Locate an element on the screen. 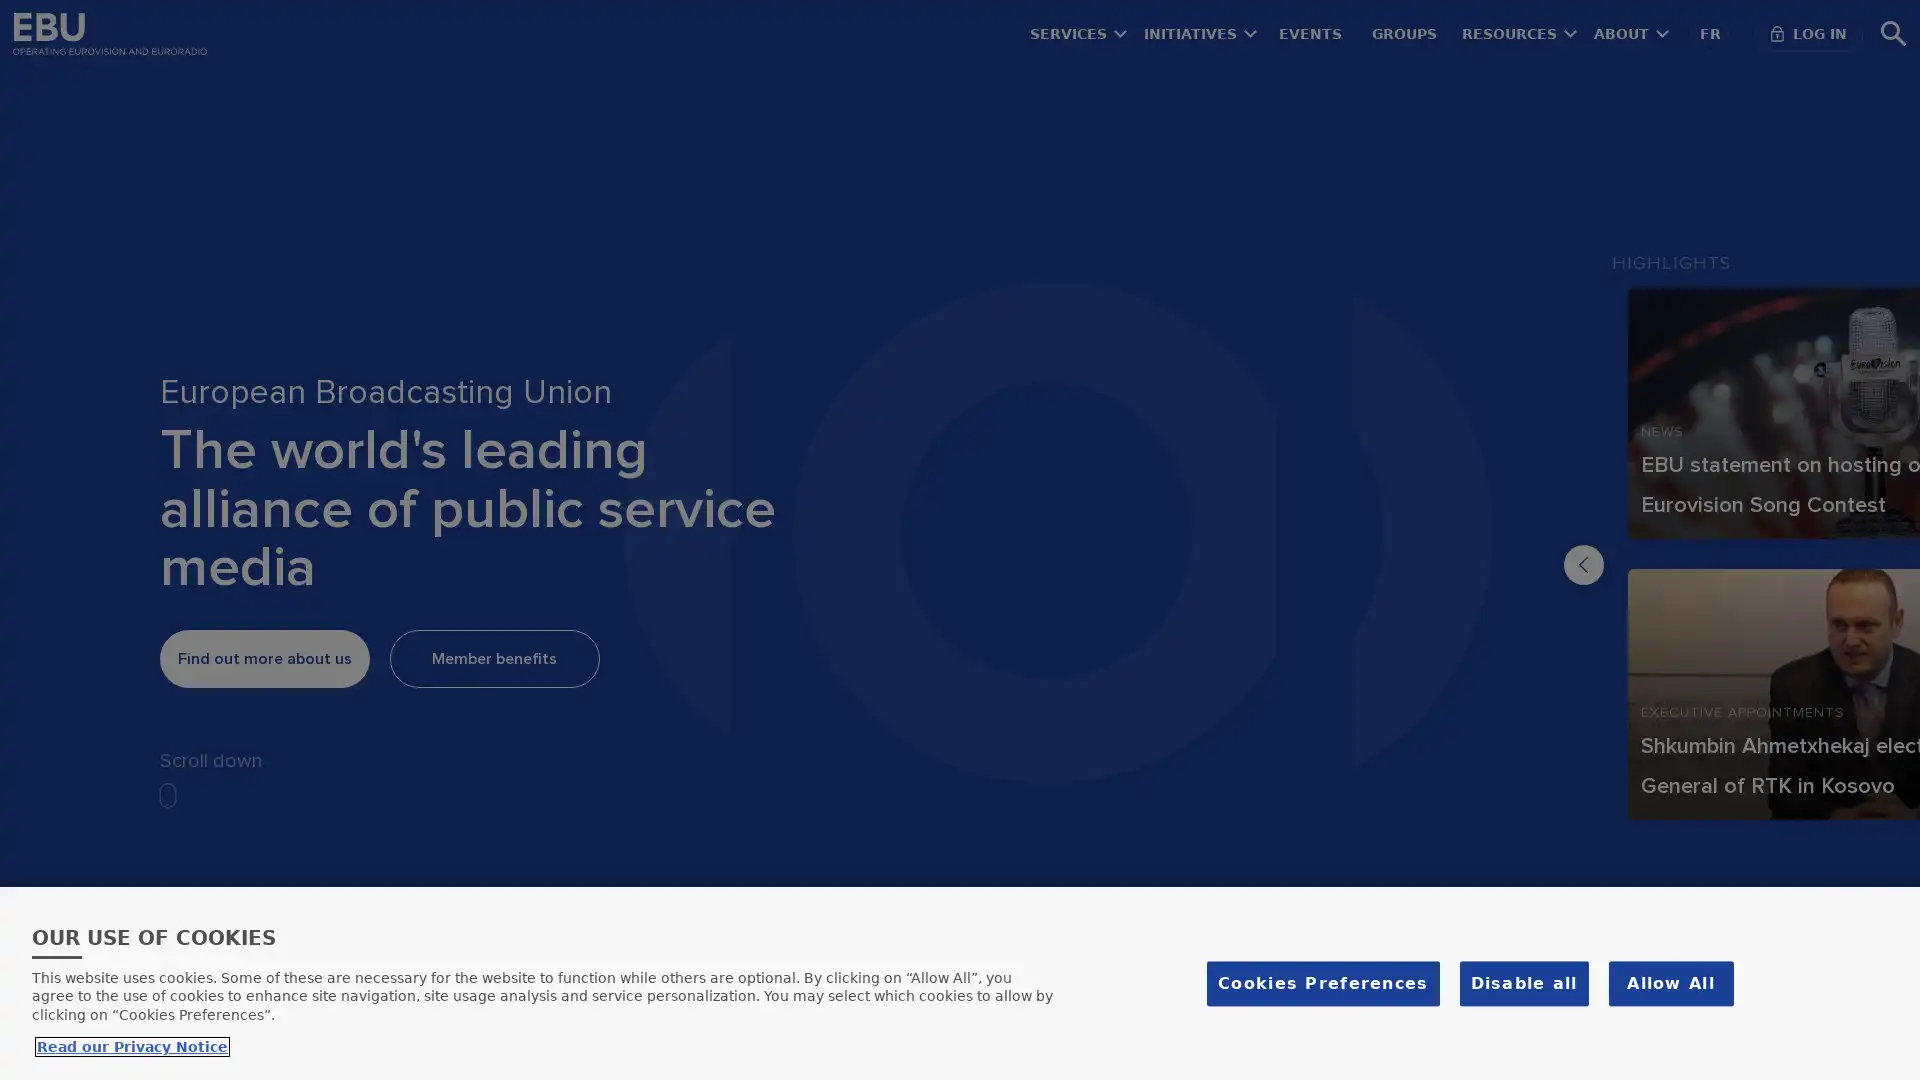 This screenshot has width=1920, height=1080. Search is located at coordinates (1891, 33).